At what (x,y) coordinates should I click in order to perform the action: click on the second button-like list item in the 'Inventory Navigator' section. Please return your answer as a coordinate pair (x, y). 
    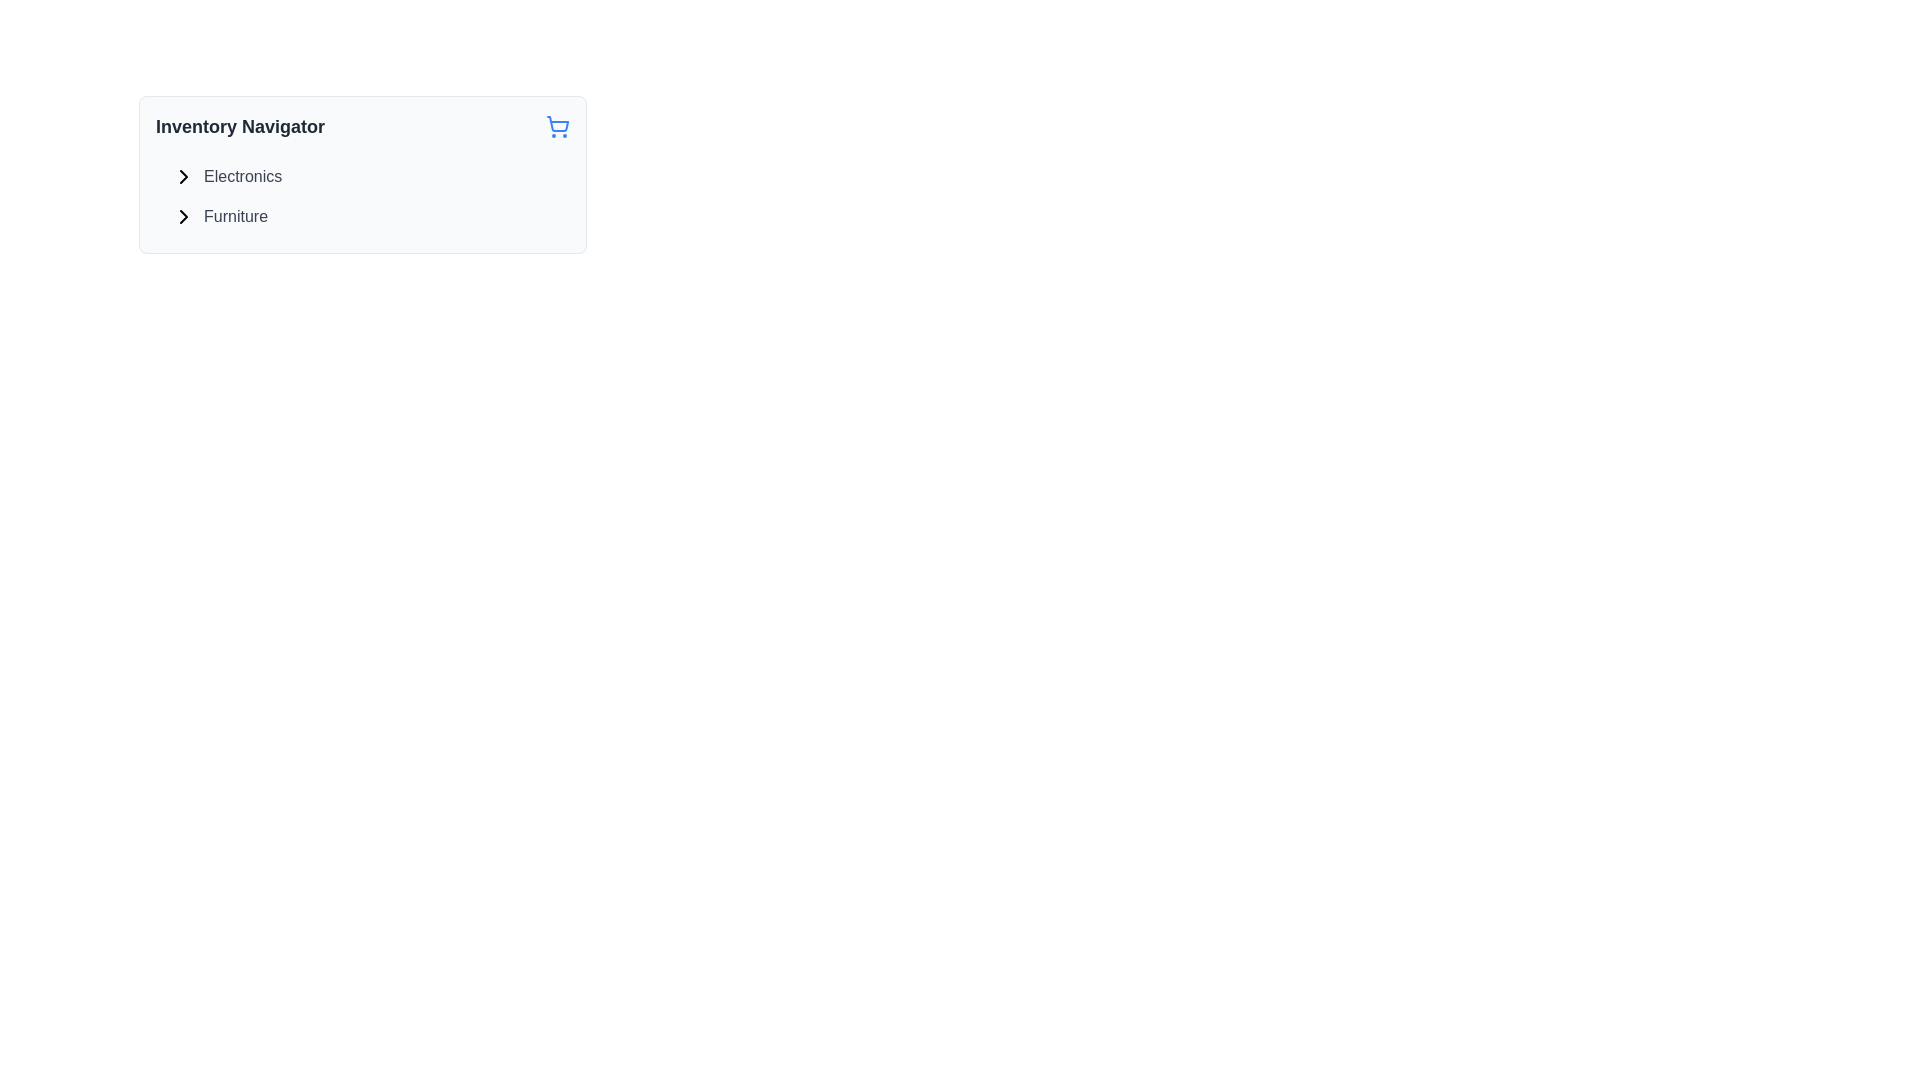
    Looking at the image, I should click on (220, 216).